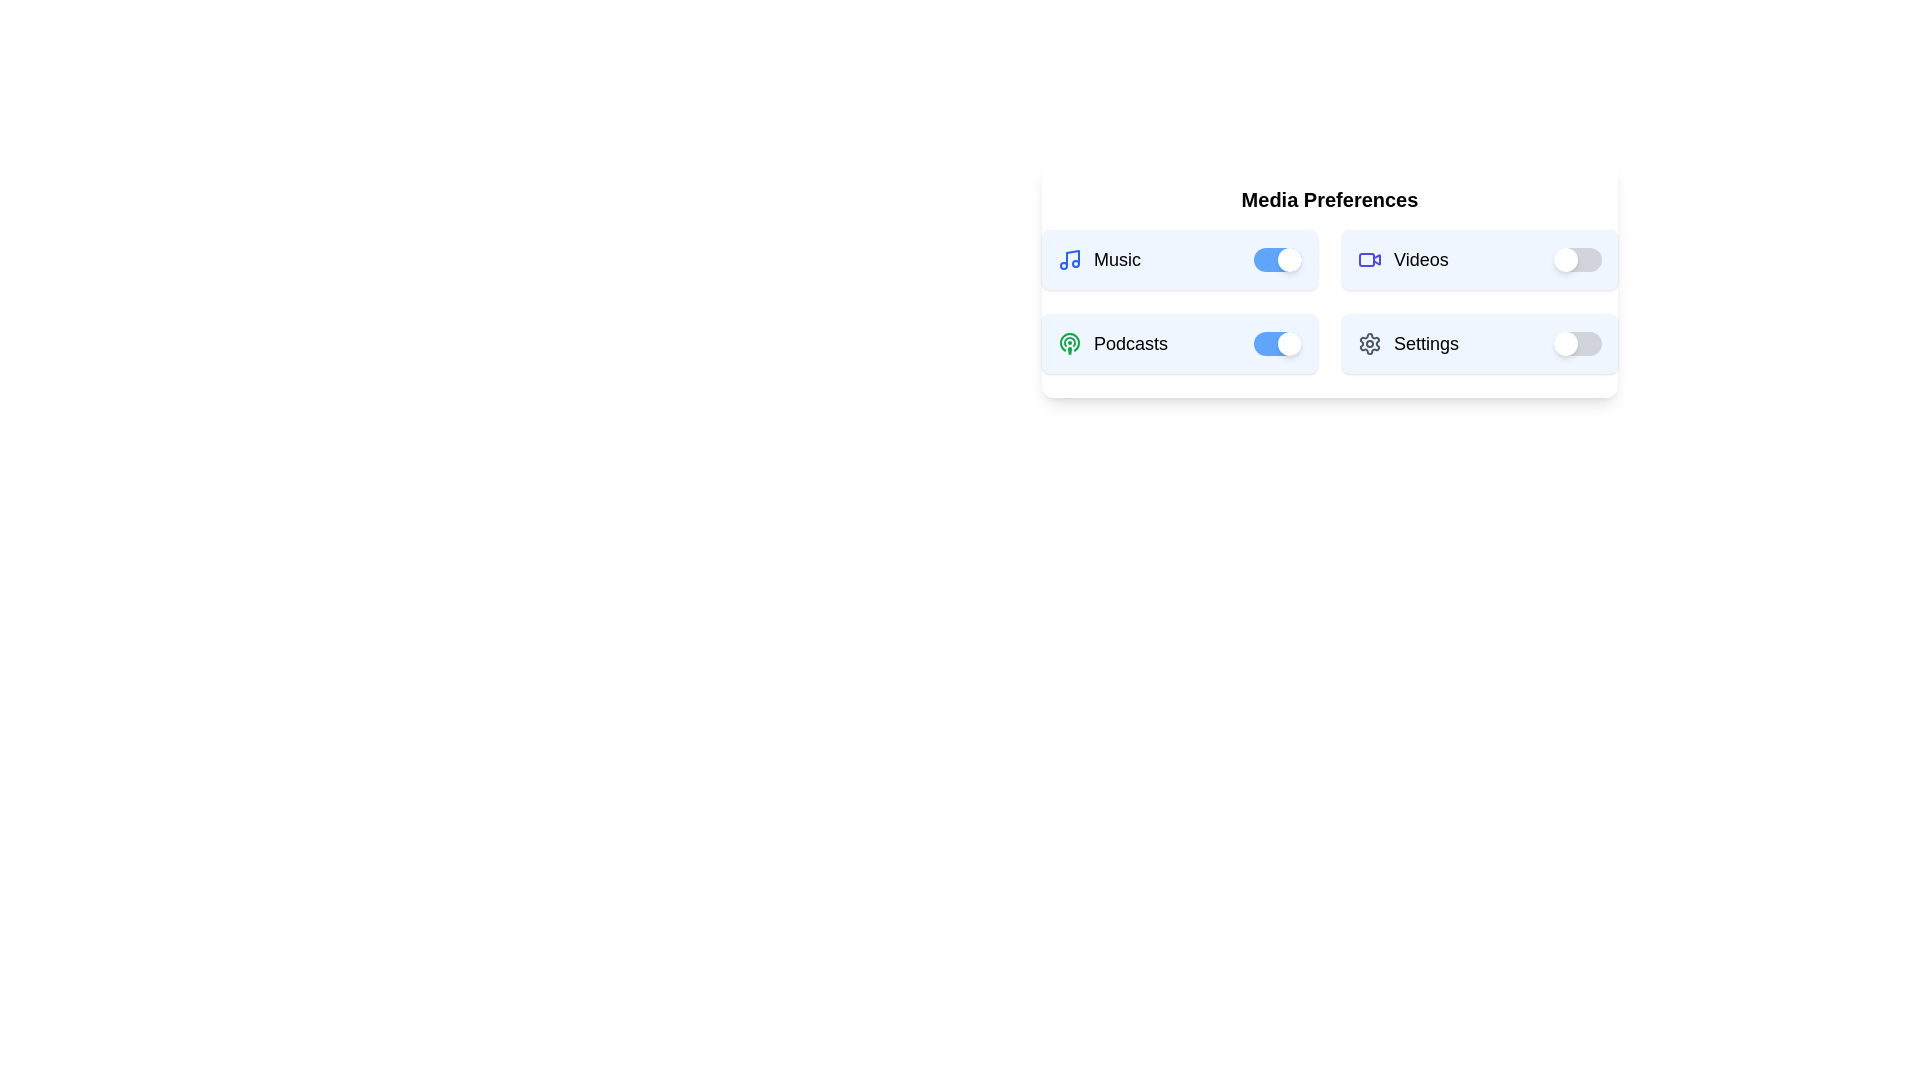 The height and width of the screenshot is (1080, 1920). What do you see at coordinates (1069, 342) in the screenshot?
I see `the Podcasts icon to toggle its state` at bounding box center [1069, 342].